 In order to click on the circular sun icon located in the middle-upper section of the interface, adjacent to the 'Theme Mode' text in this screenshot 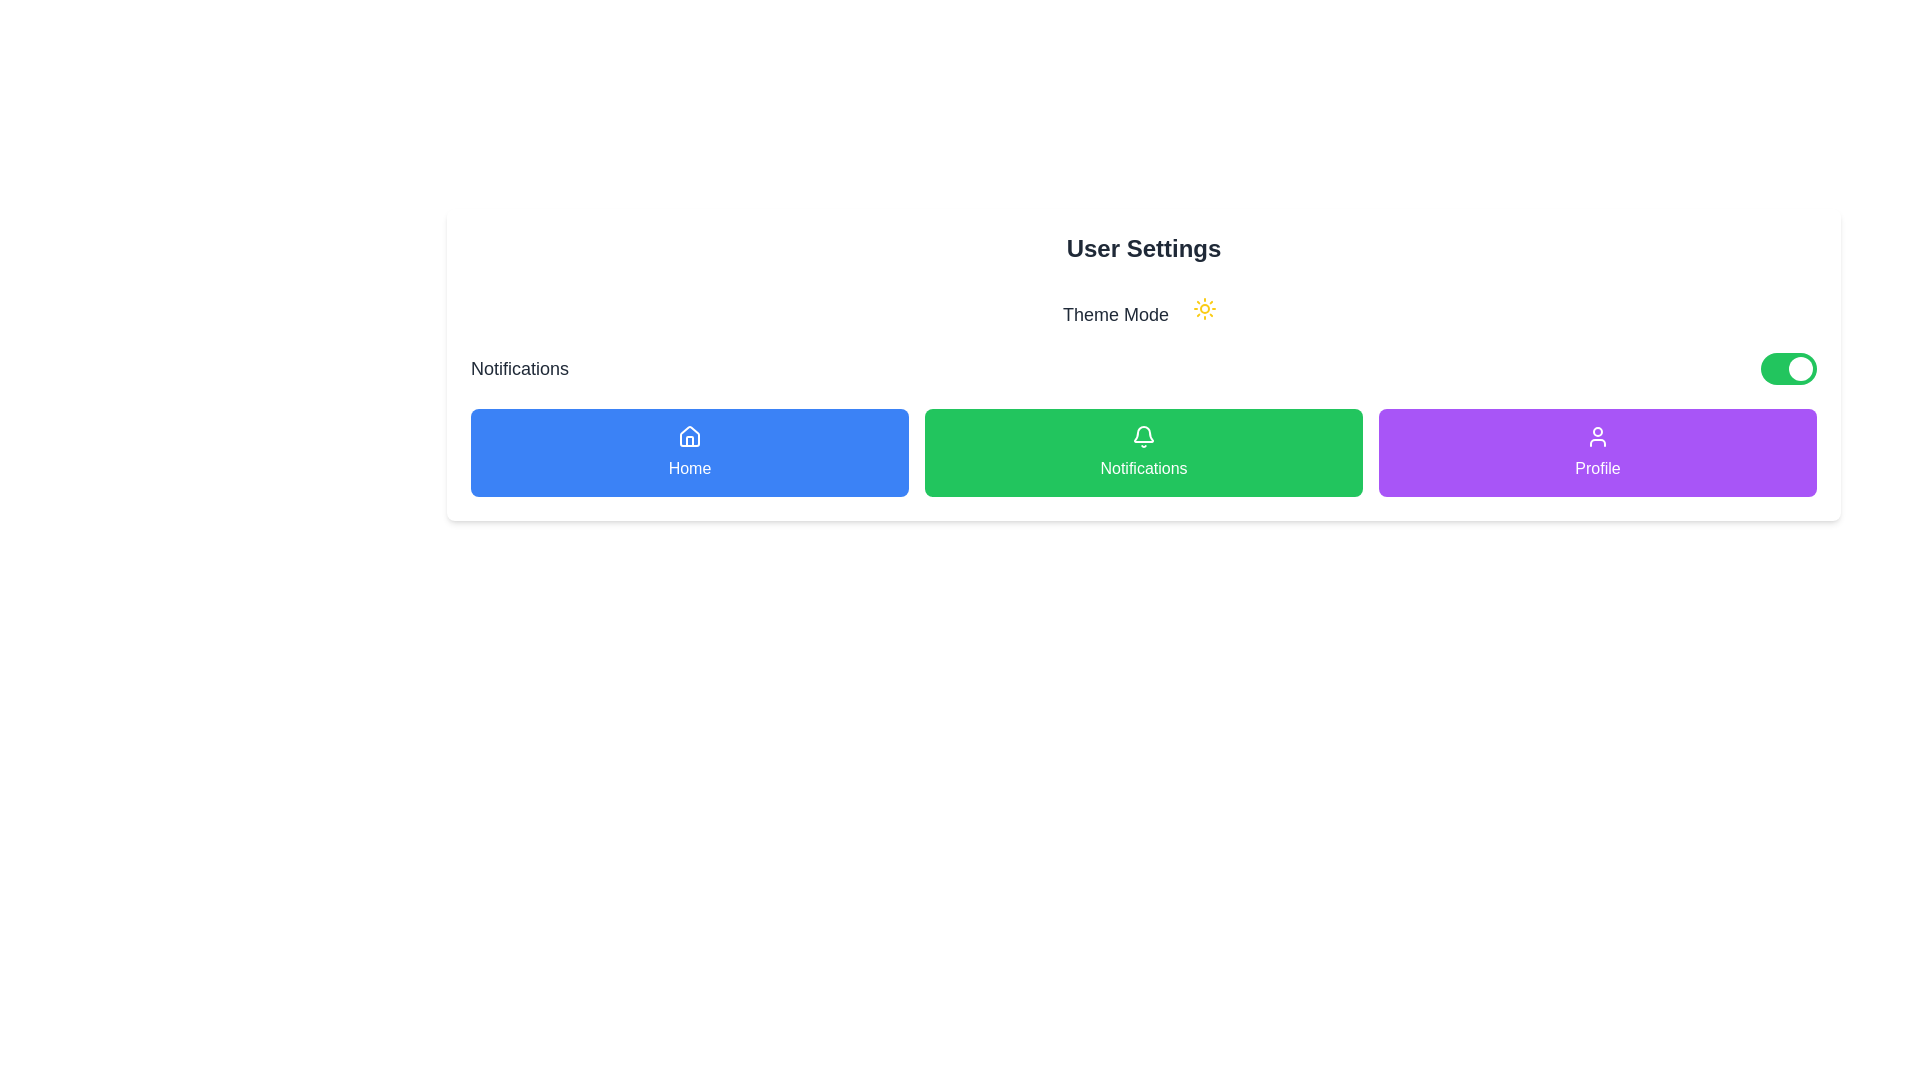, I will do `click(1203, 308)`.